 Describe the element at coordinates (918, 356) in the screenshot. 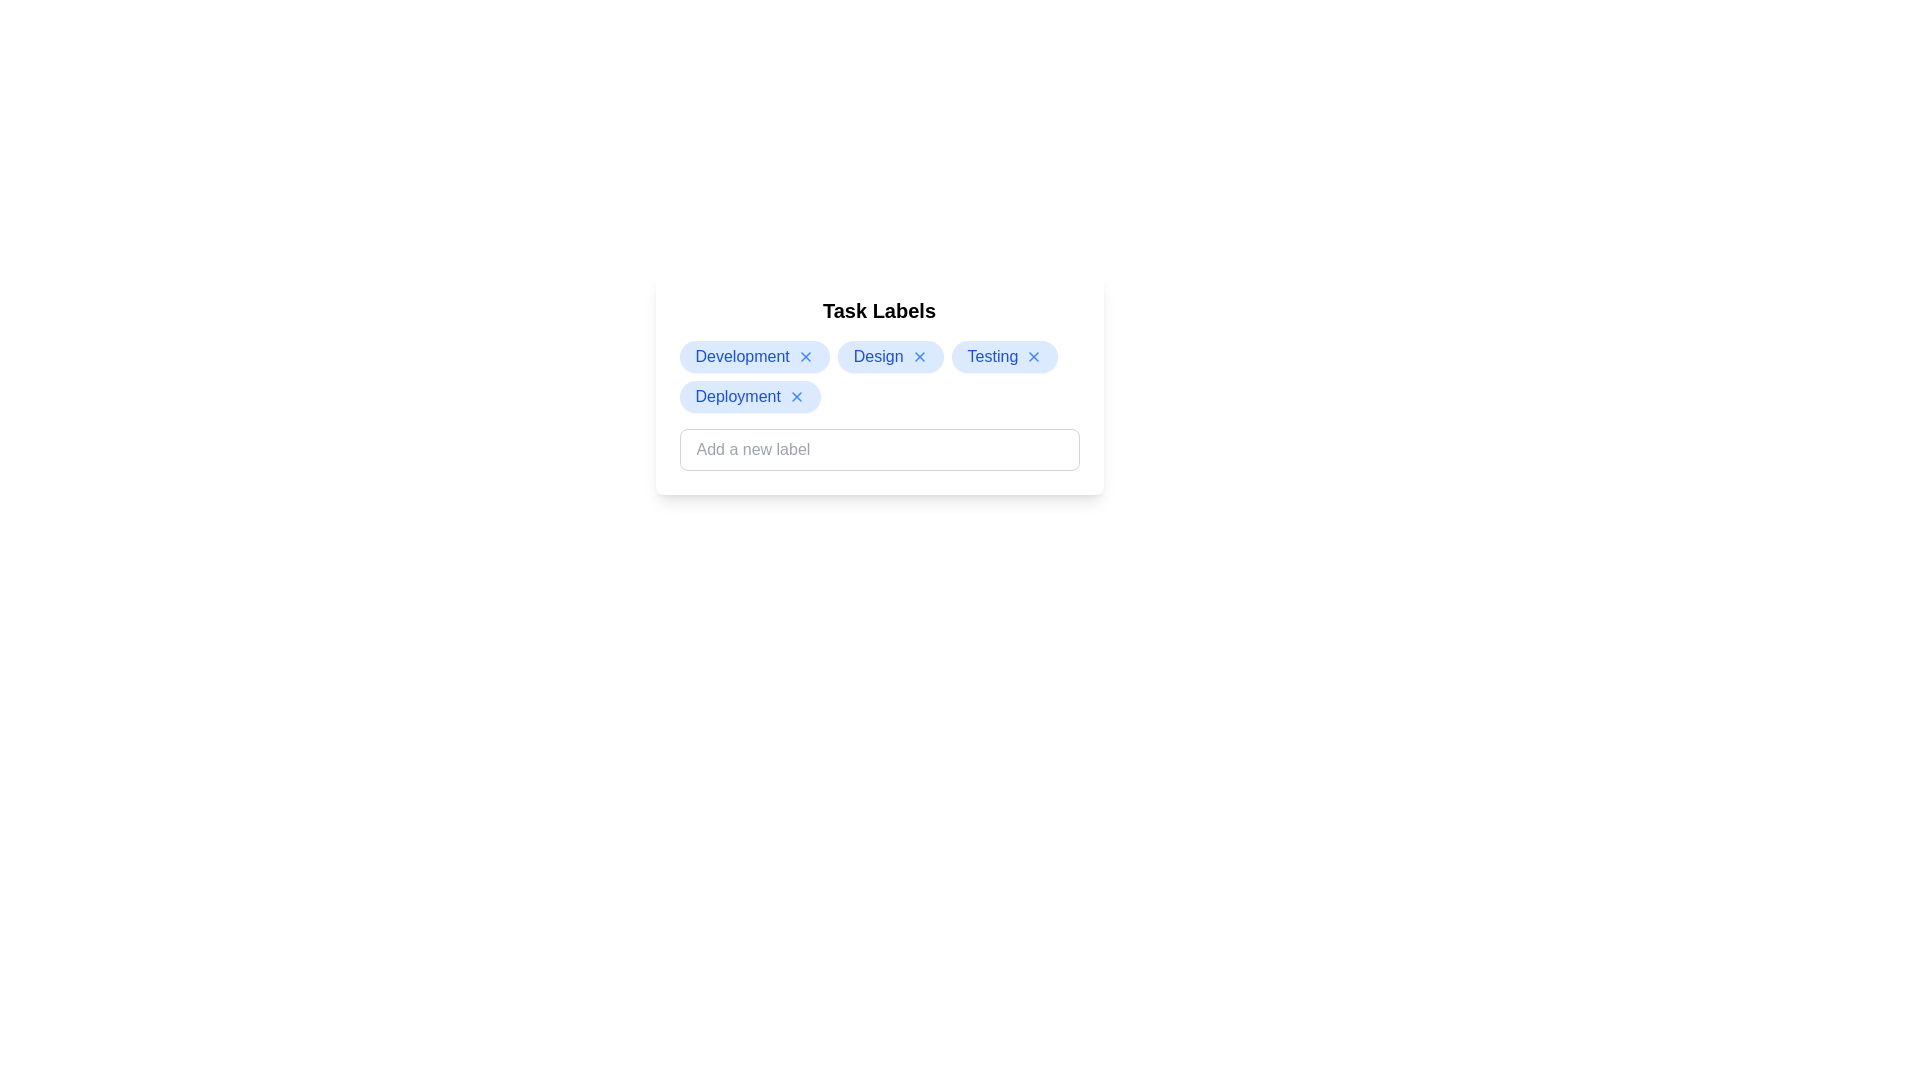

I see `the small blue cross icon located on the right side of the 'Design' label` at that location.